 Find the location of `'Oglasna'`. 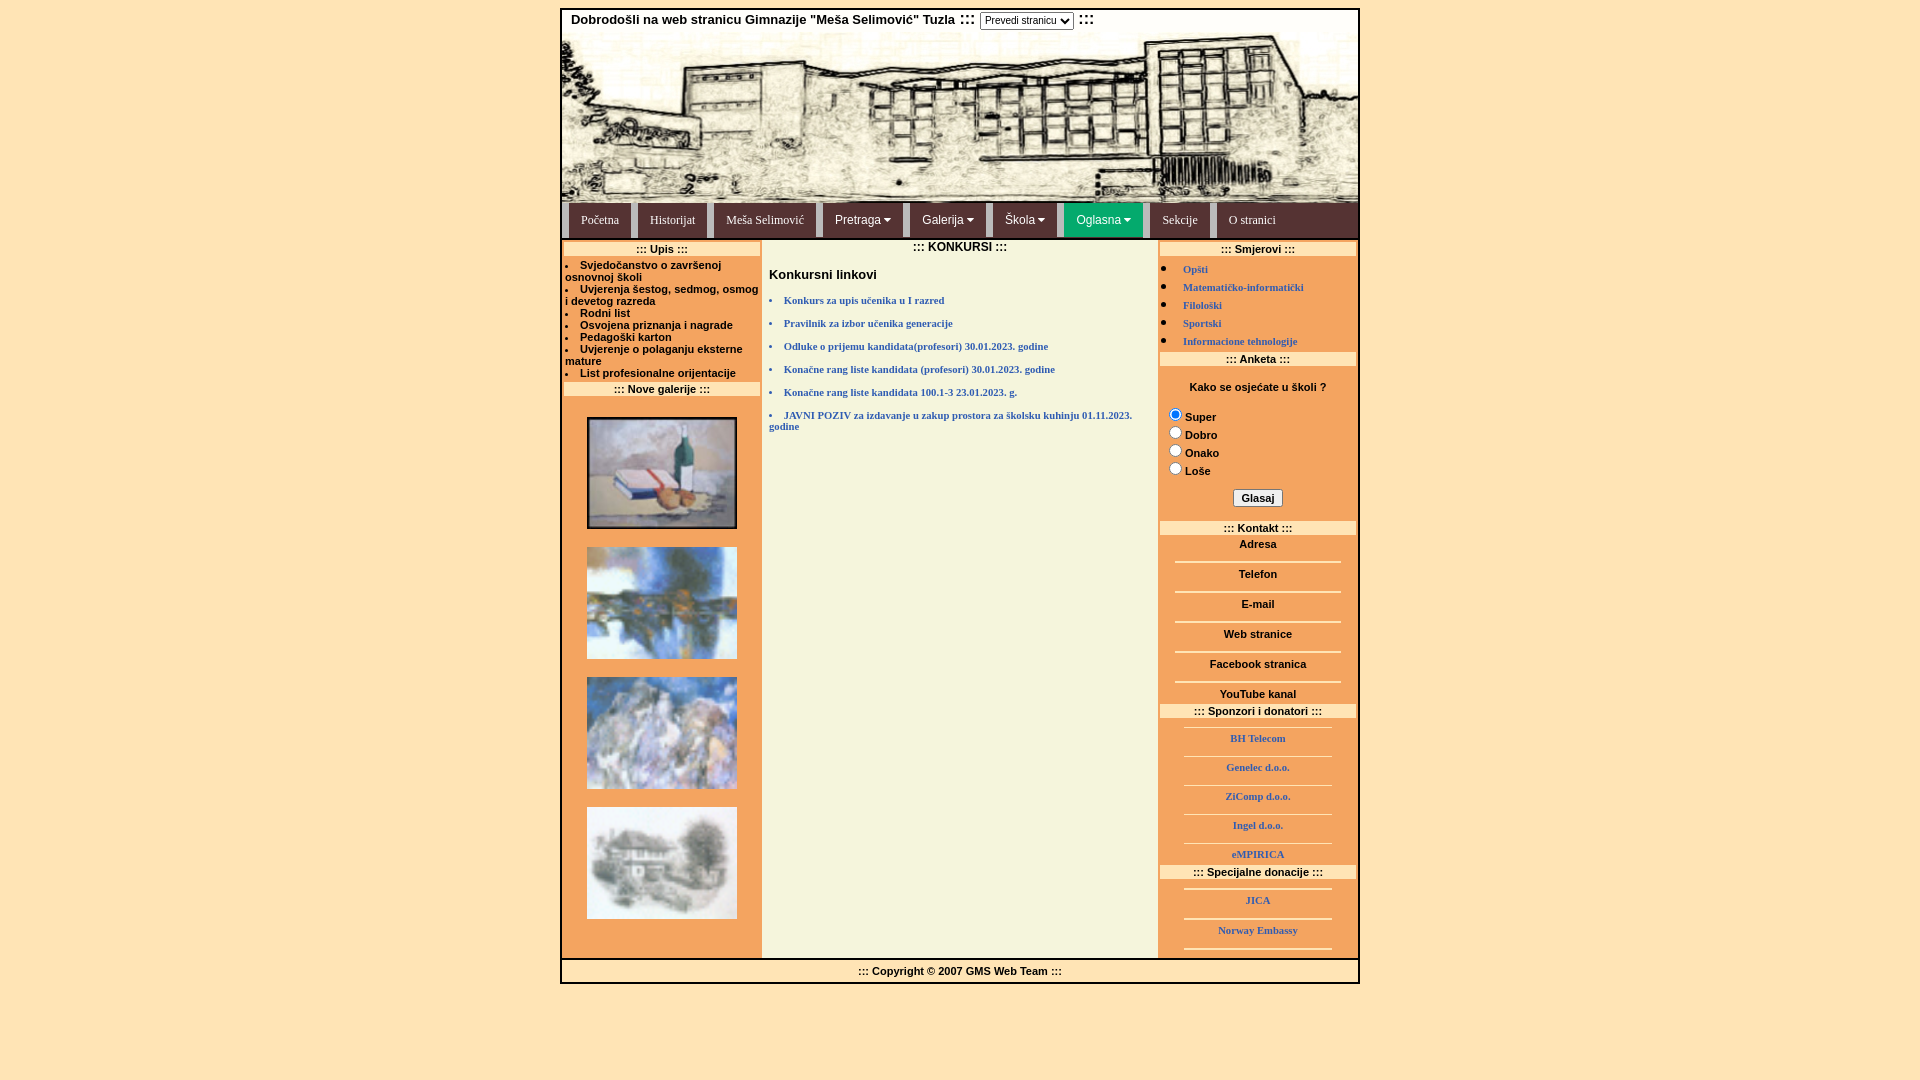

'Oglasna' is located at coordinates (1102, 219).